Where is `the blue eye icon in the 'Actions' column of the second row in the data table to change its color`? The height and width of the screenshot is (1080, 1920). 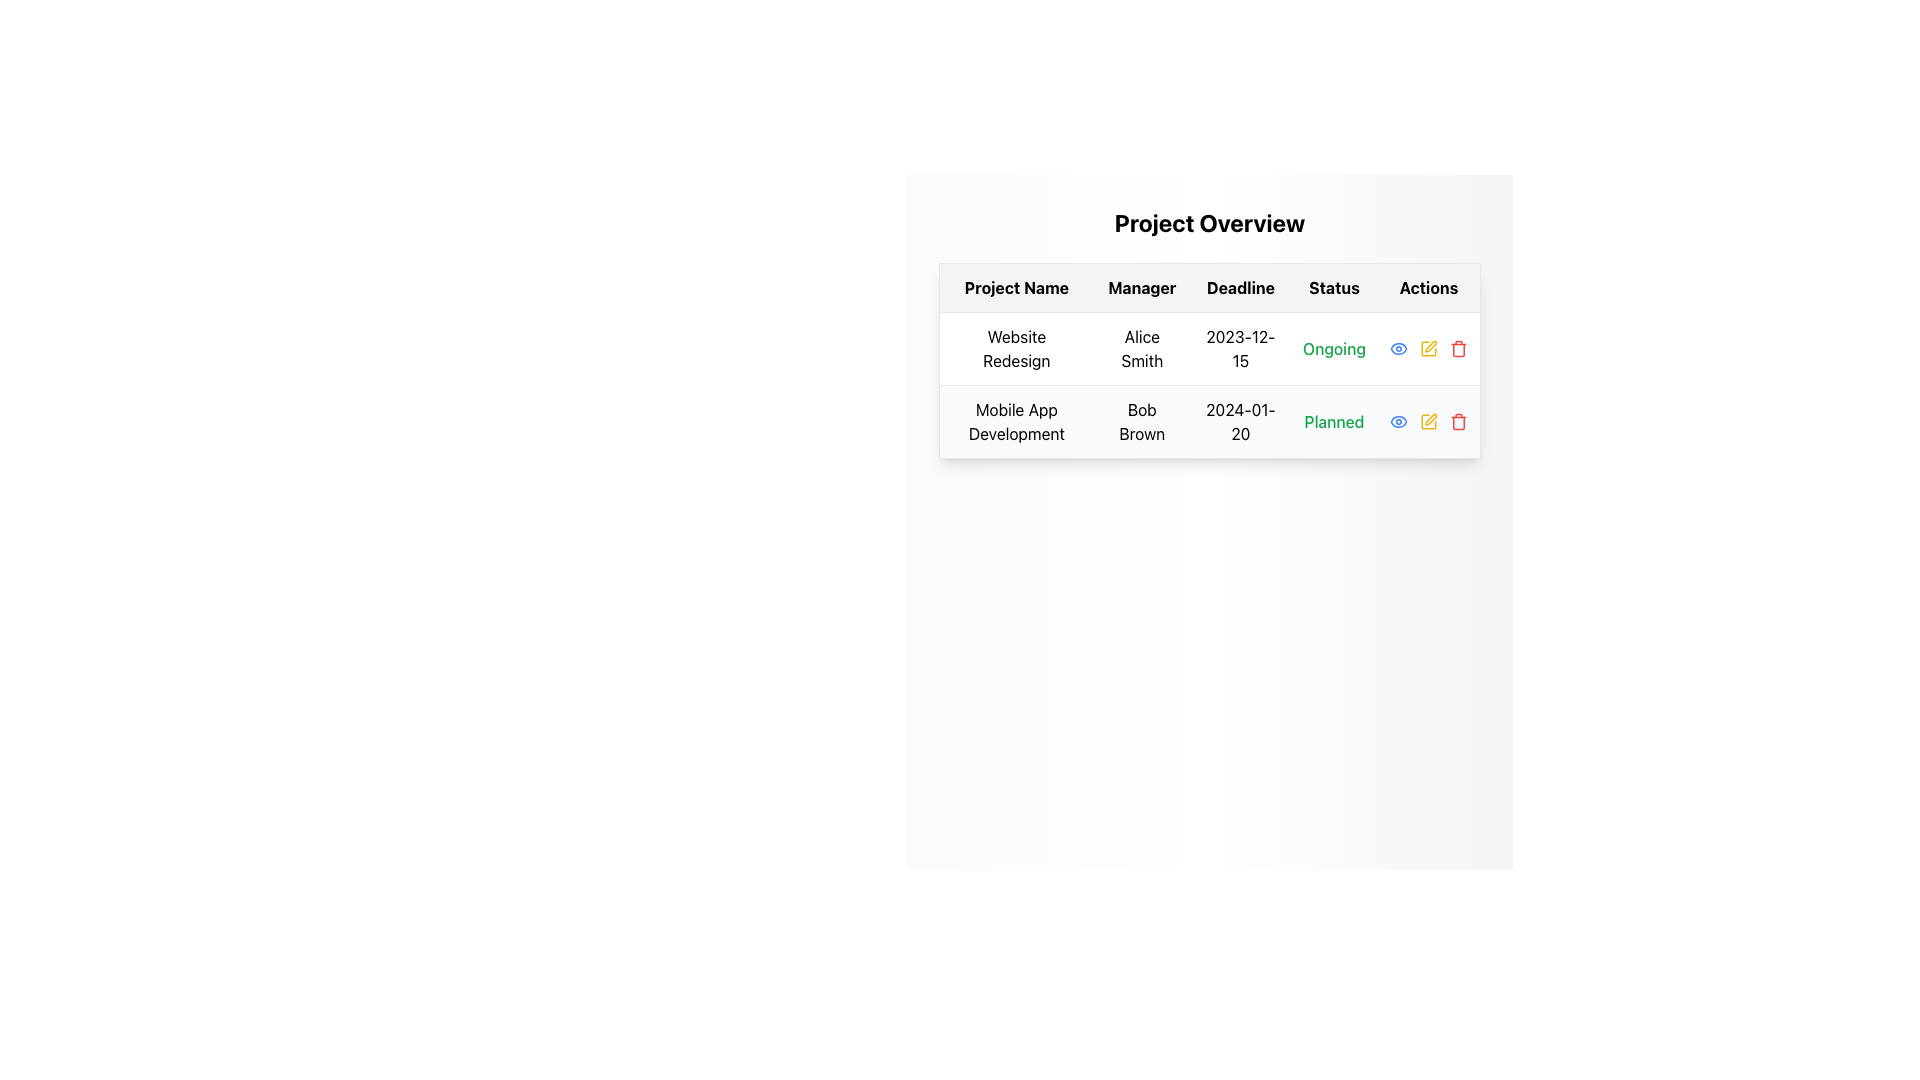 the blue eye icon in the 'Actions' column of the second row in the data table to change its color is located at coordinates (1397, 347).